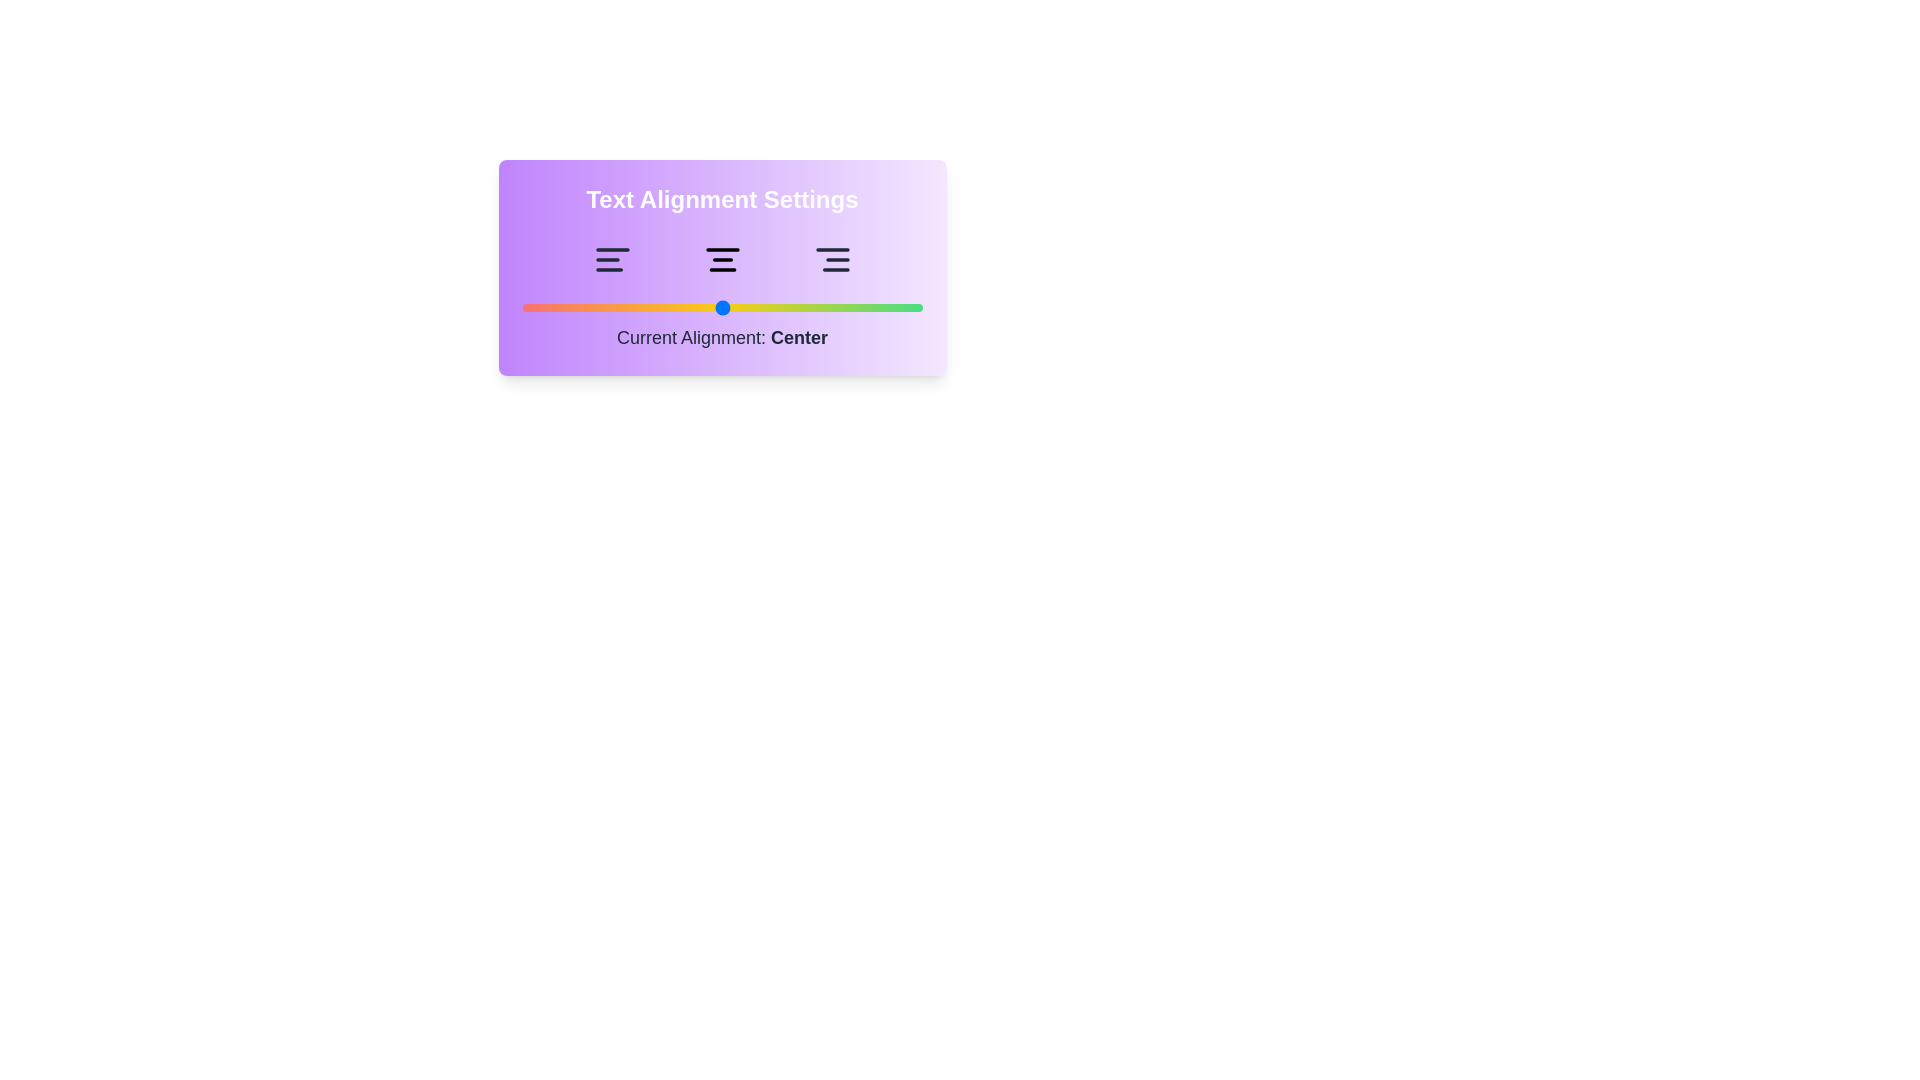  What do you see at coordinates (870, 308) in the screenshot?
I see `the alignment slider to 87 and observe the text indicator update` at bounding box center [870, 308].